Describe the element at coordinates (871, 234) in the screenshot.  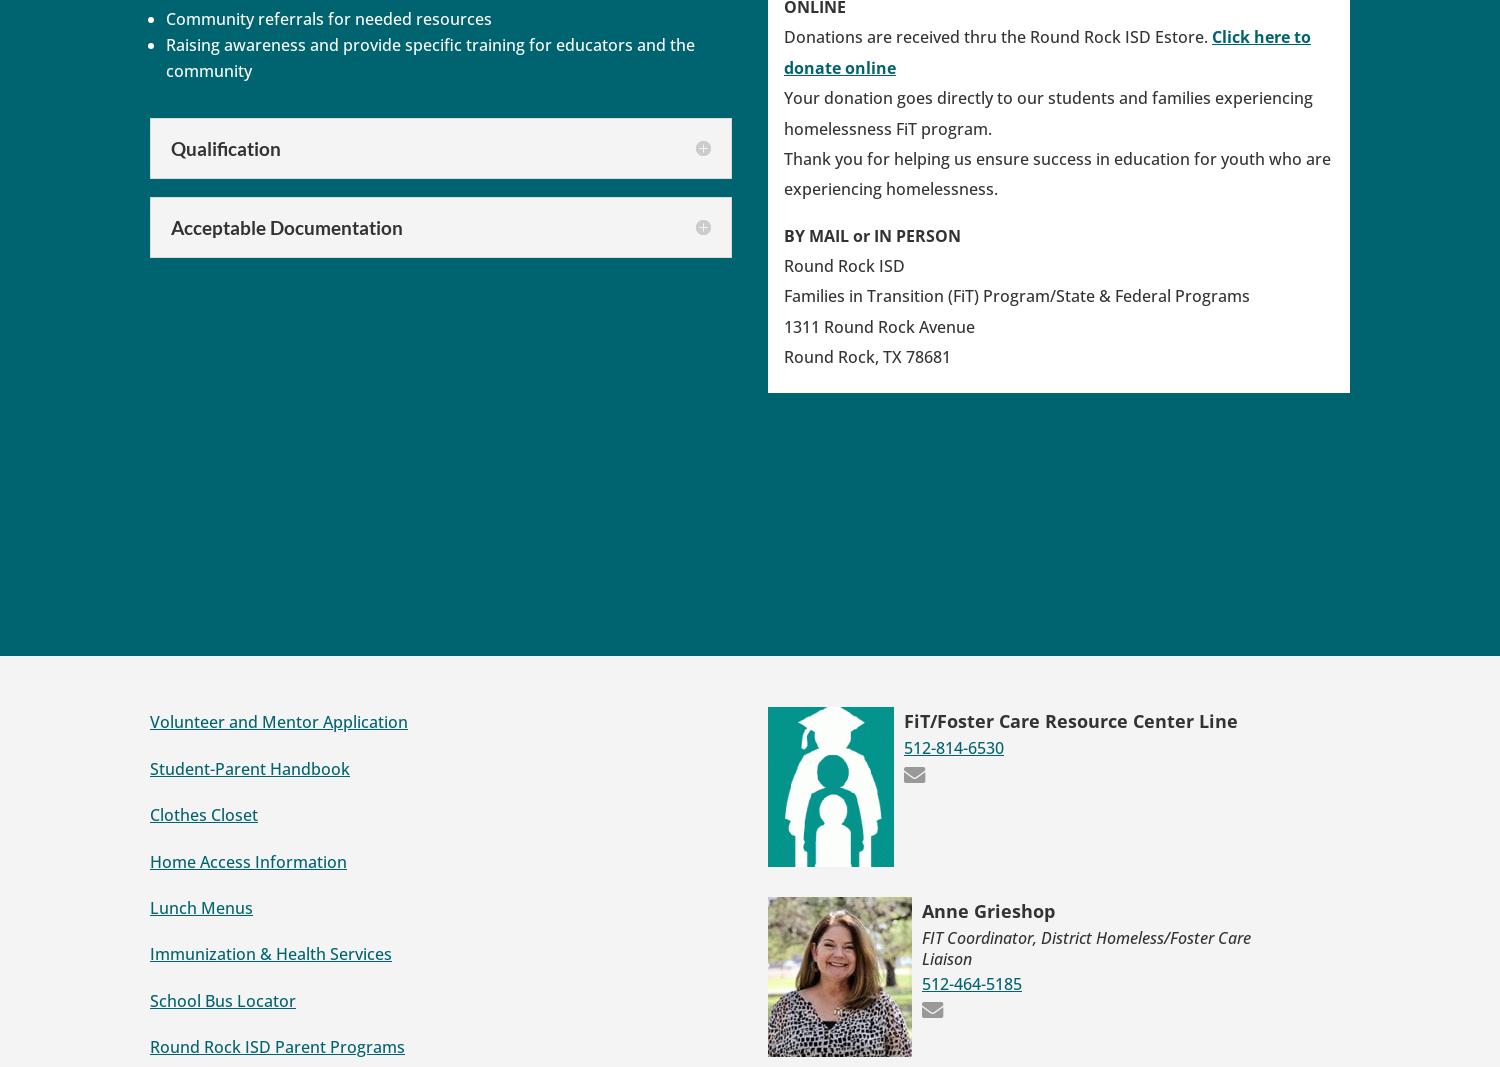
I see `'BY MAIL or IN PERSON'` at that location.